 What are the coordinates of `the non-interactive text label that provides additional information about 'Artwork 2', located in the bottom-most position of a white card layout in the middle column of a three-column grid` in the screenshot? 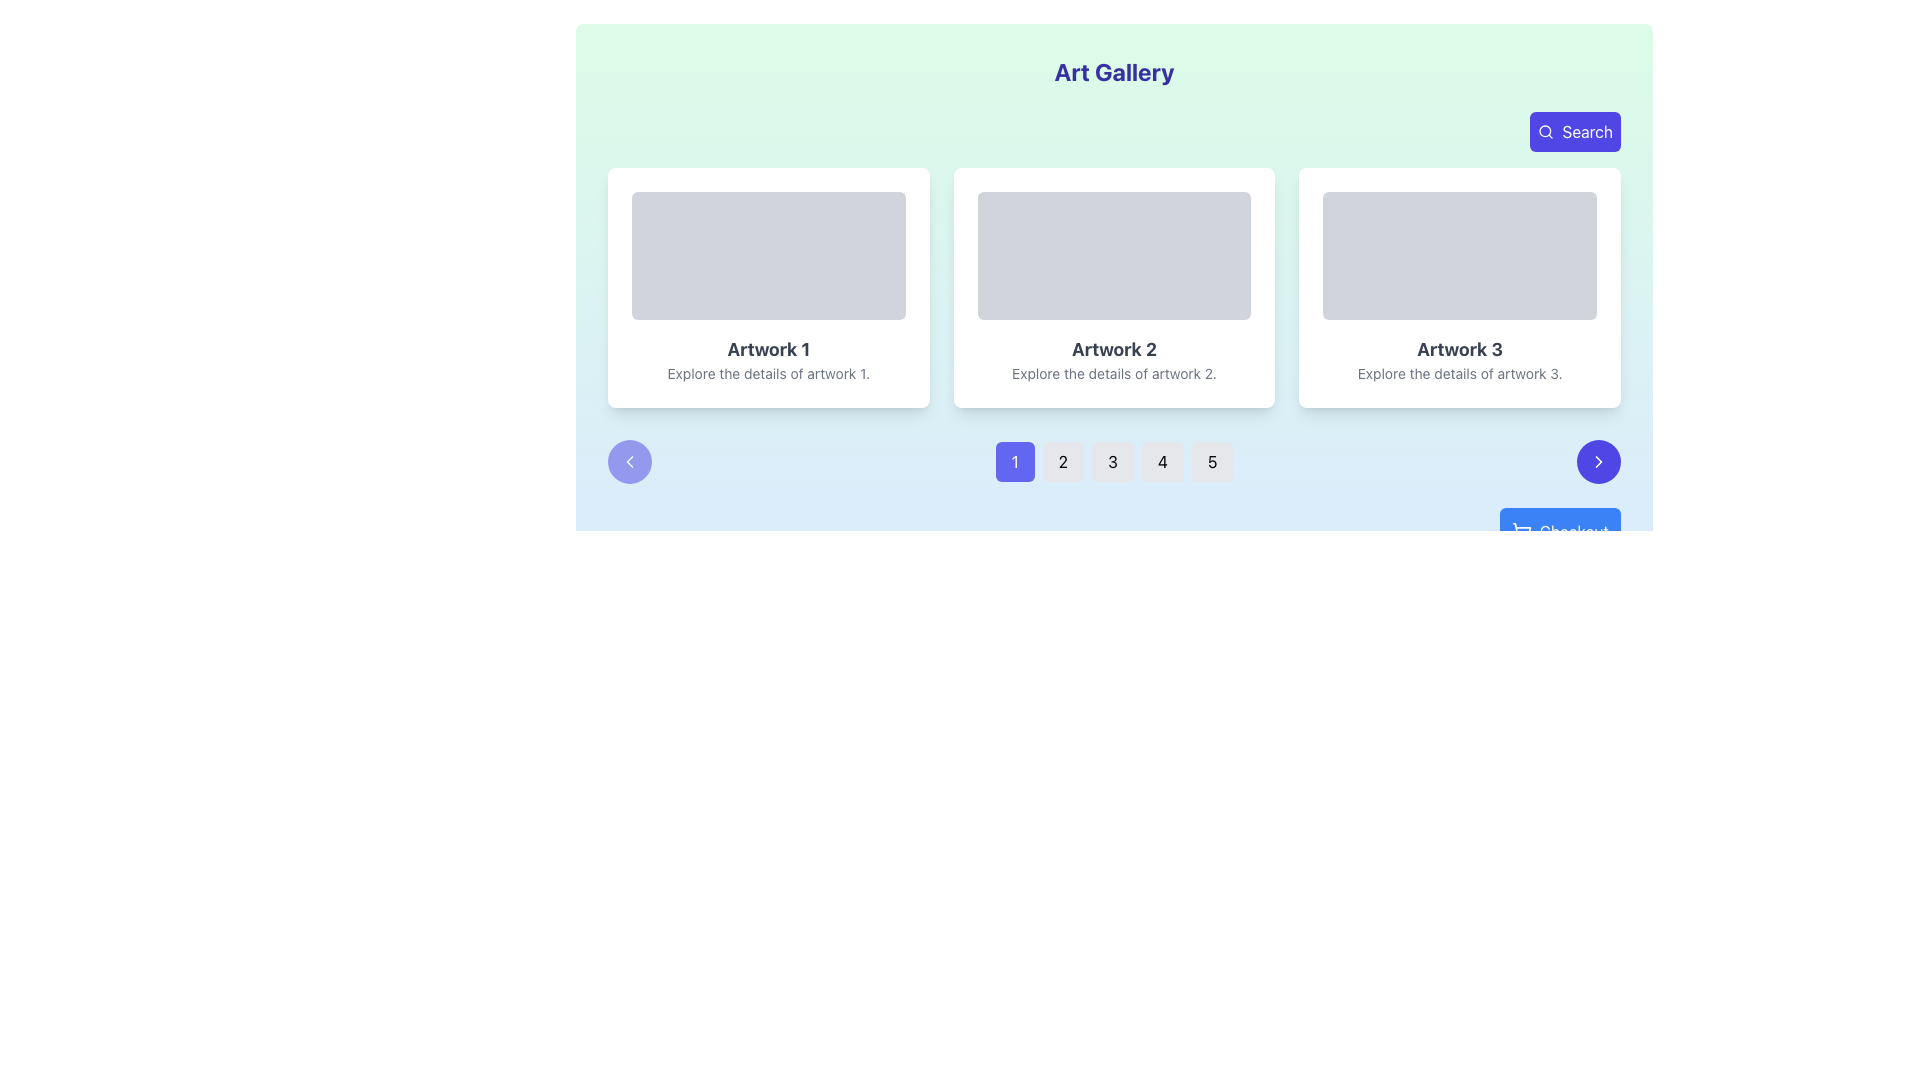 It's located at (1113, 374).